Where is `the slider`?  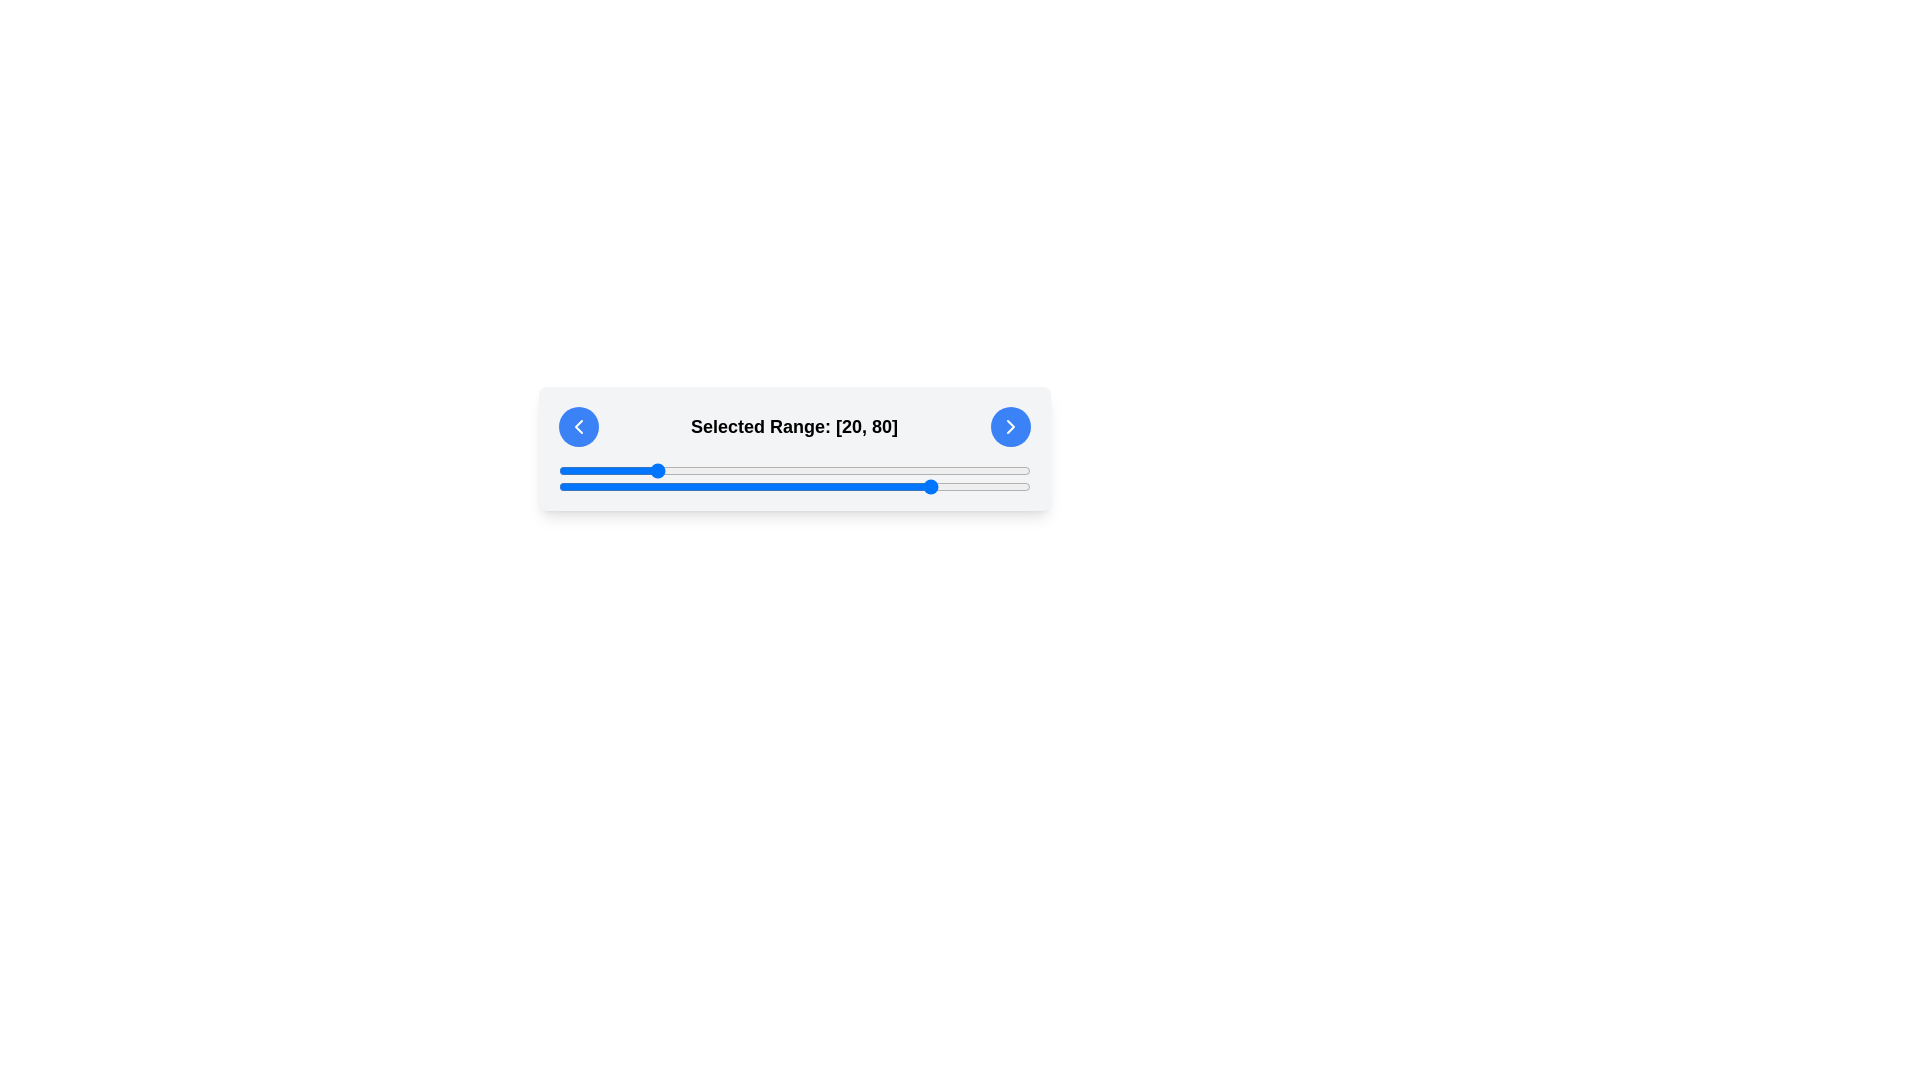 the slider is located at coordinates (860, 486).